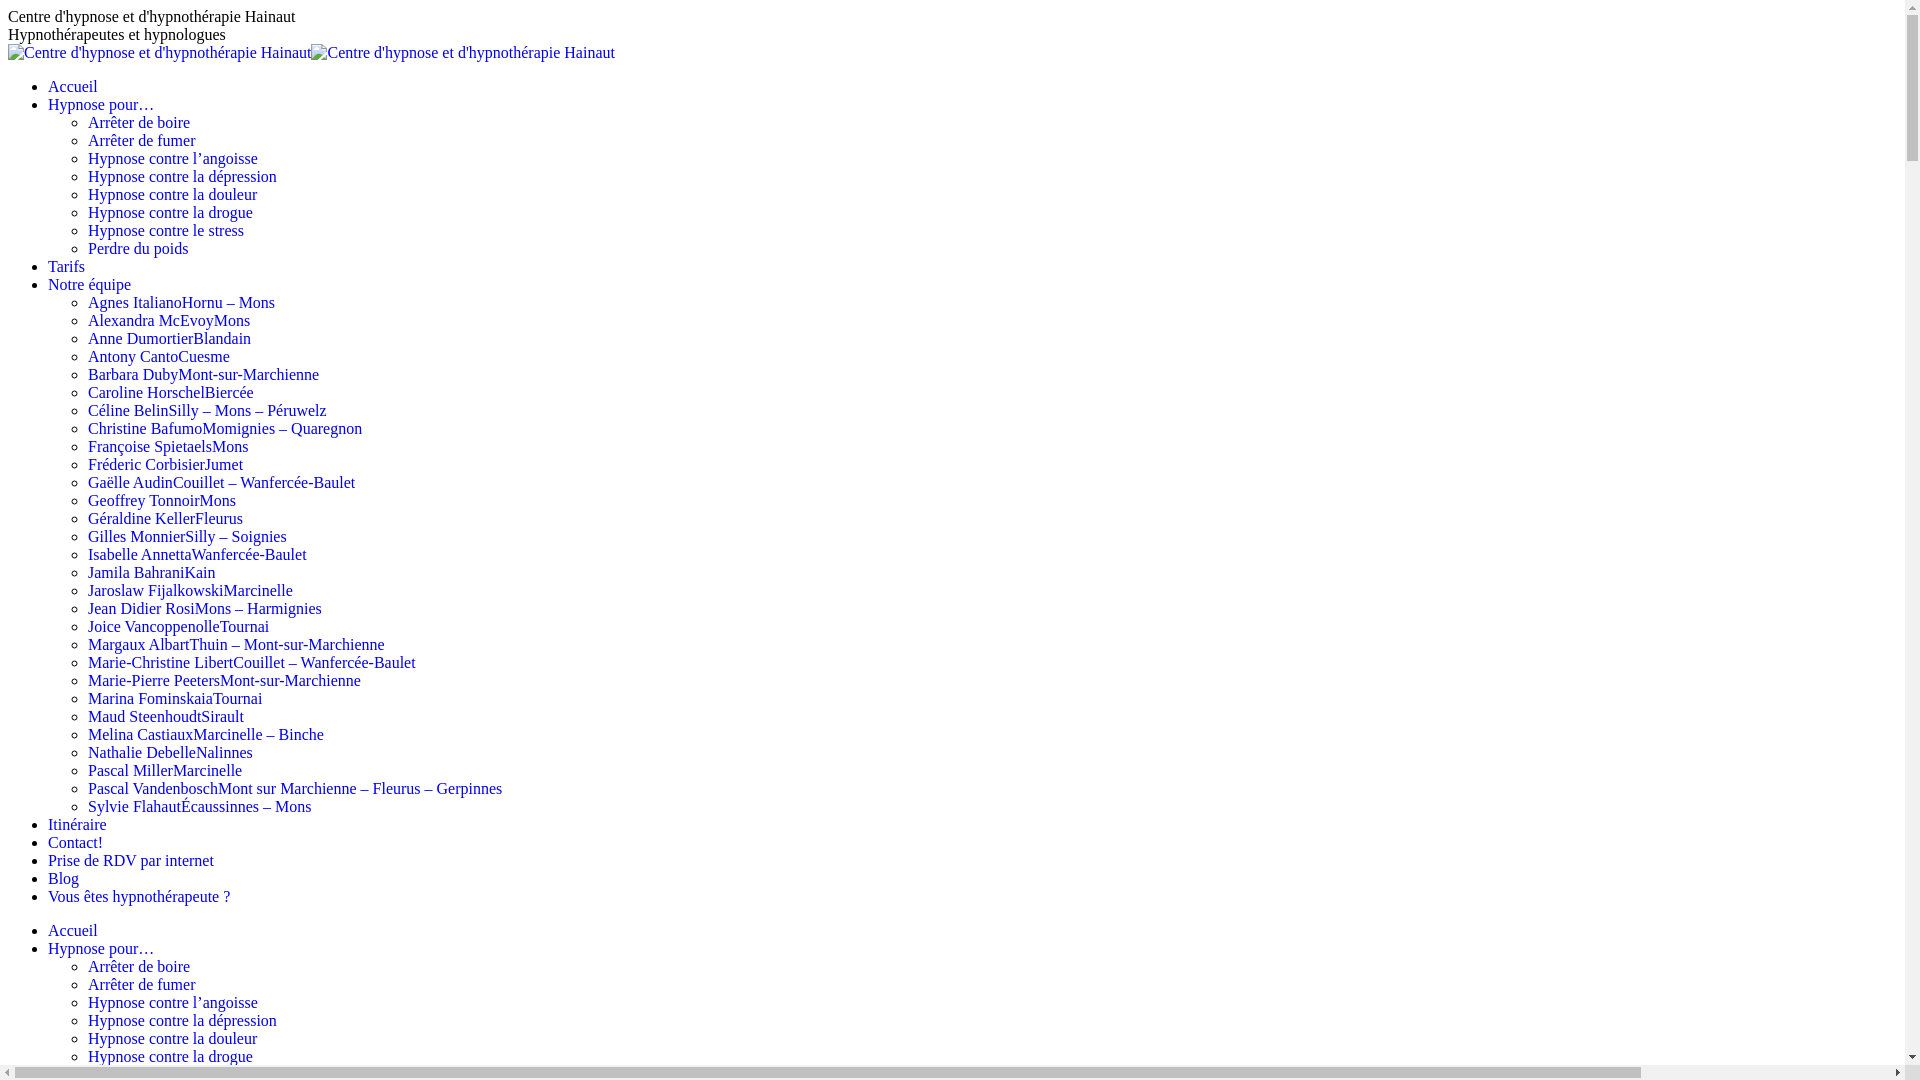 The height and width of the screenshot is (1080, 1920). What do you see at coordinates (129, 859) in the screenshot?
I see `'Prise de RDV par internet'` at bounding box center [129, 859].